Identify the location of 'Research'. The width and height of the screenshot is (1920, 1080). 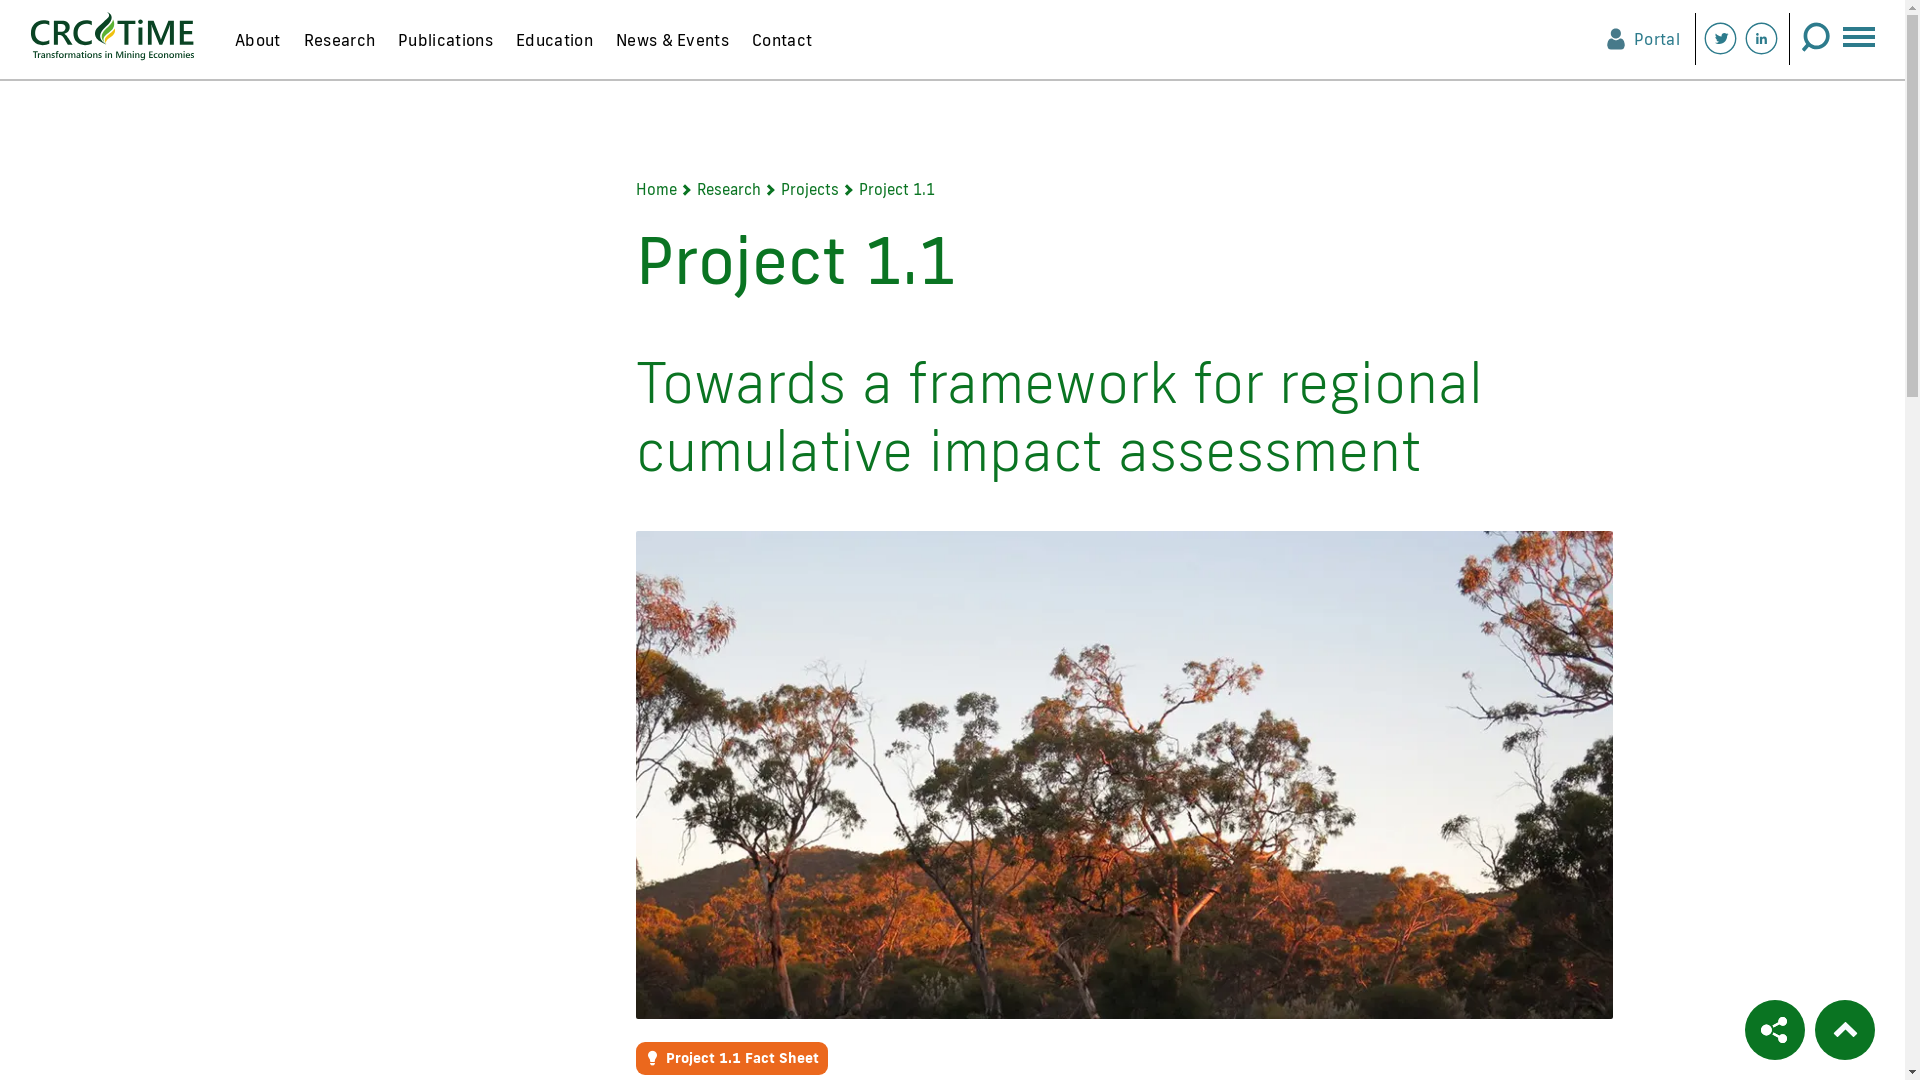
(696, 189).